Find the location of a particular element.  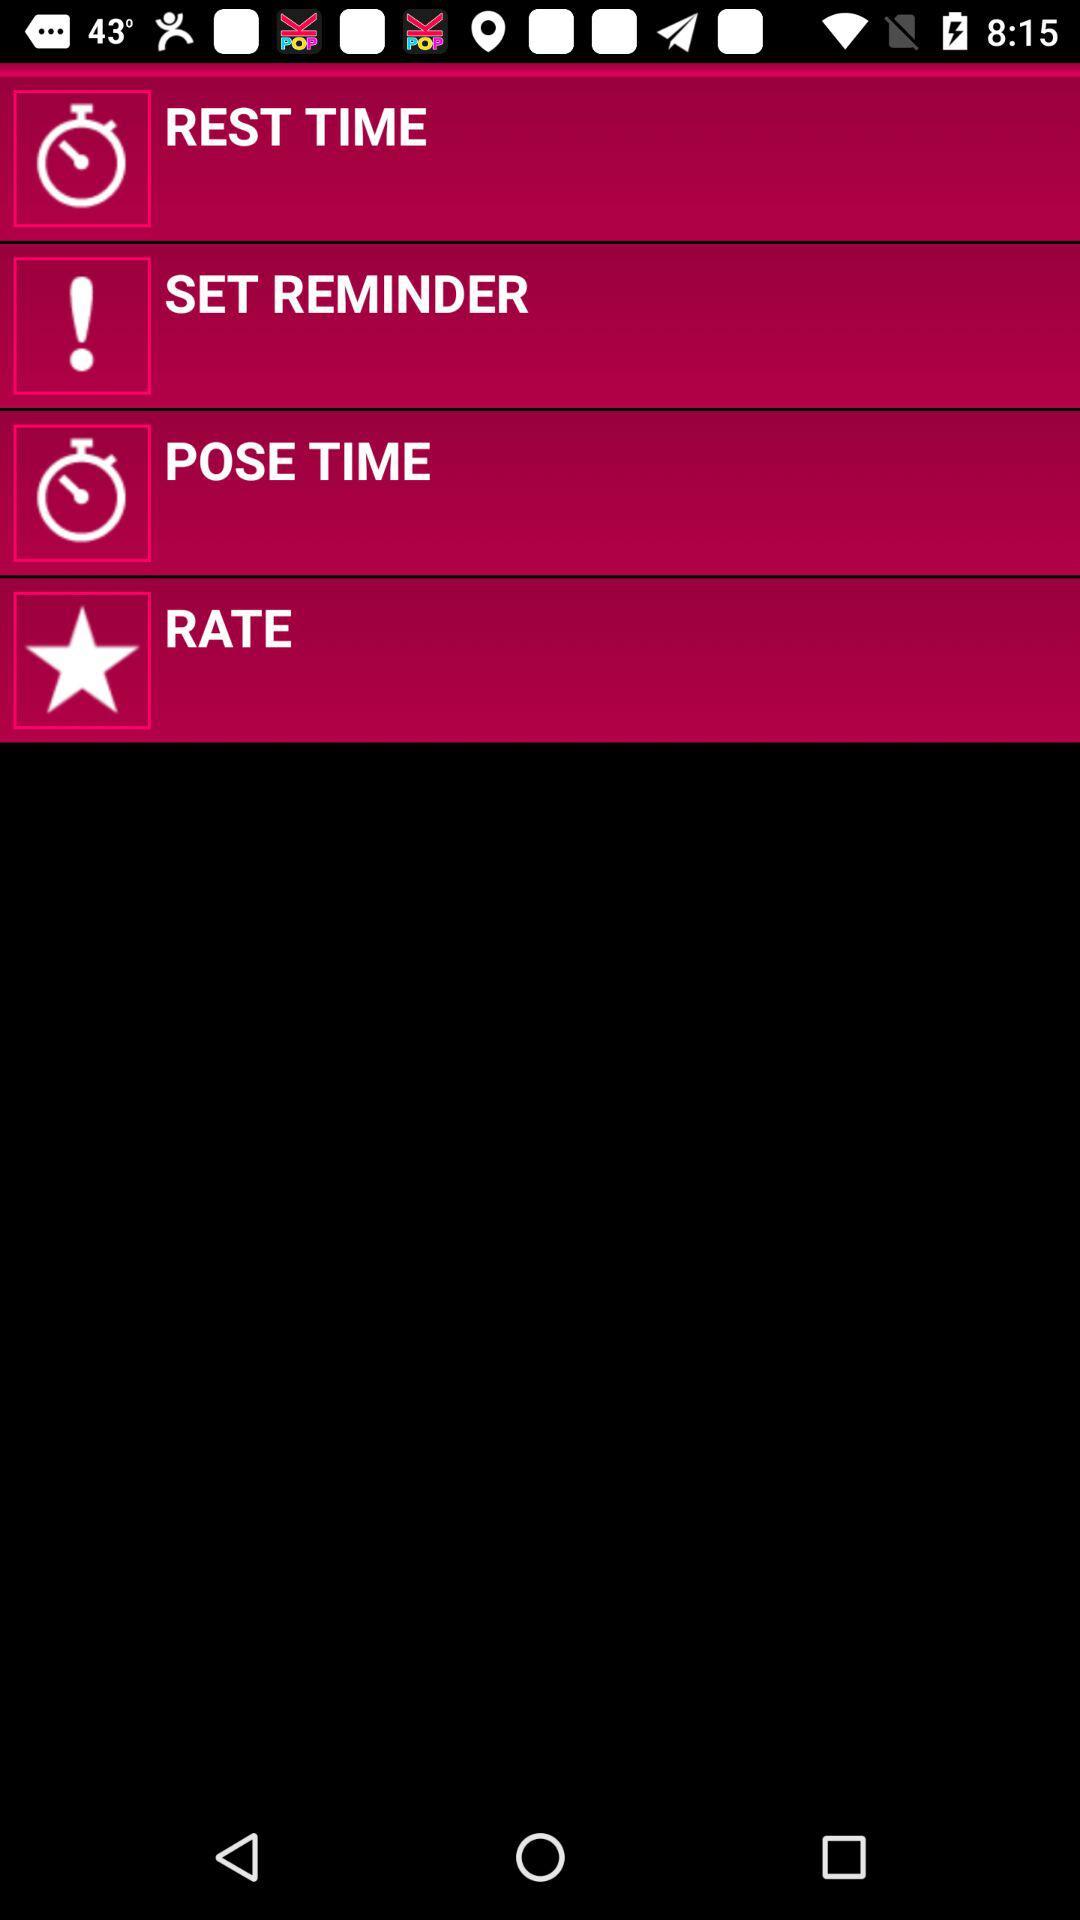

the rest time app is located at coordinates (295, 123).